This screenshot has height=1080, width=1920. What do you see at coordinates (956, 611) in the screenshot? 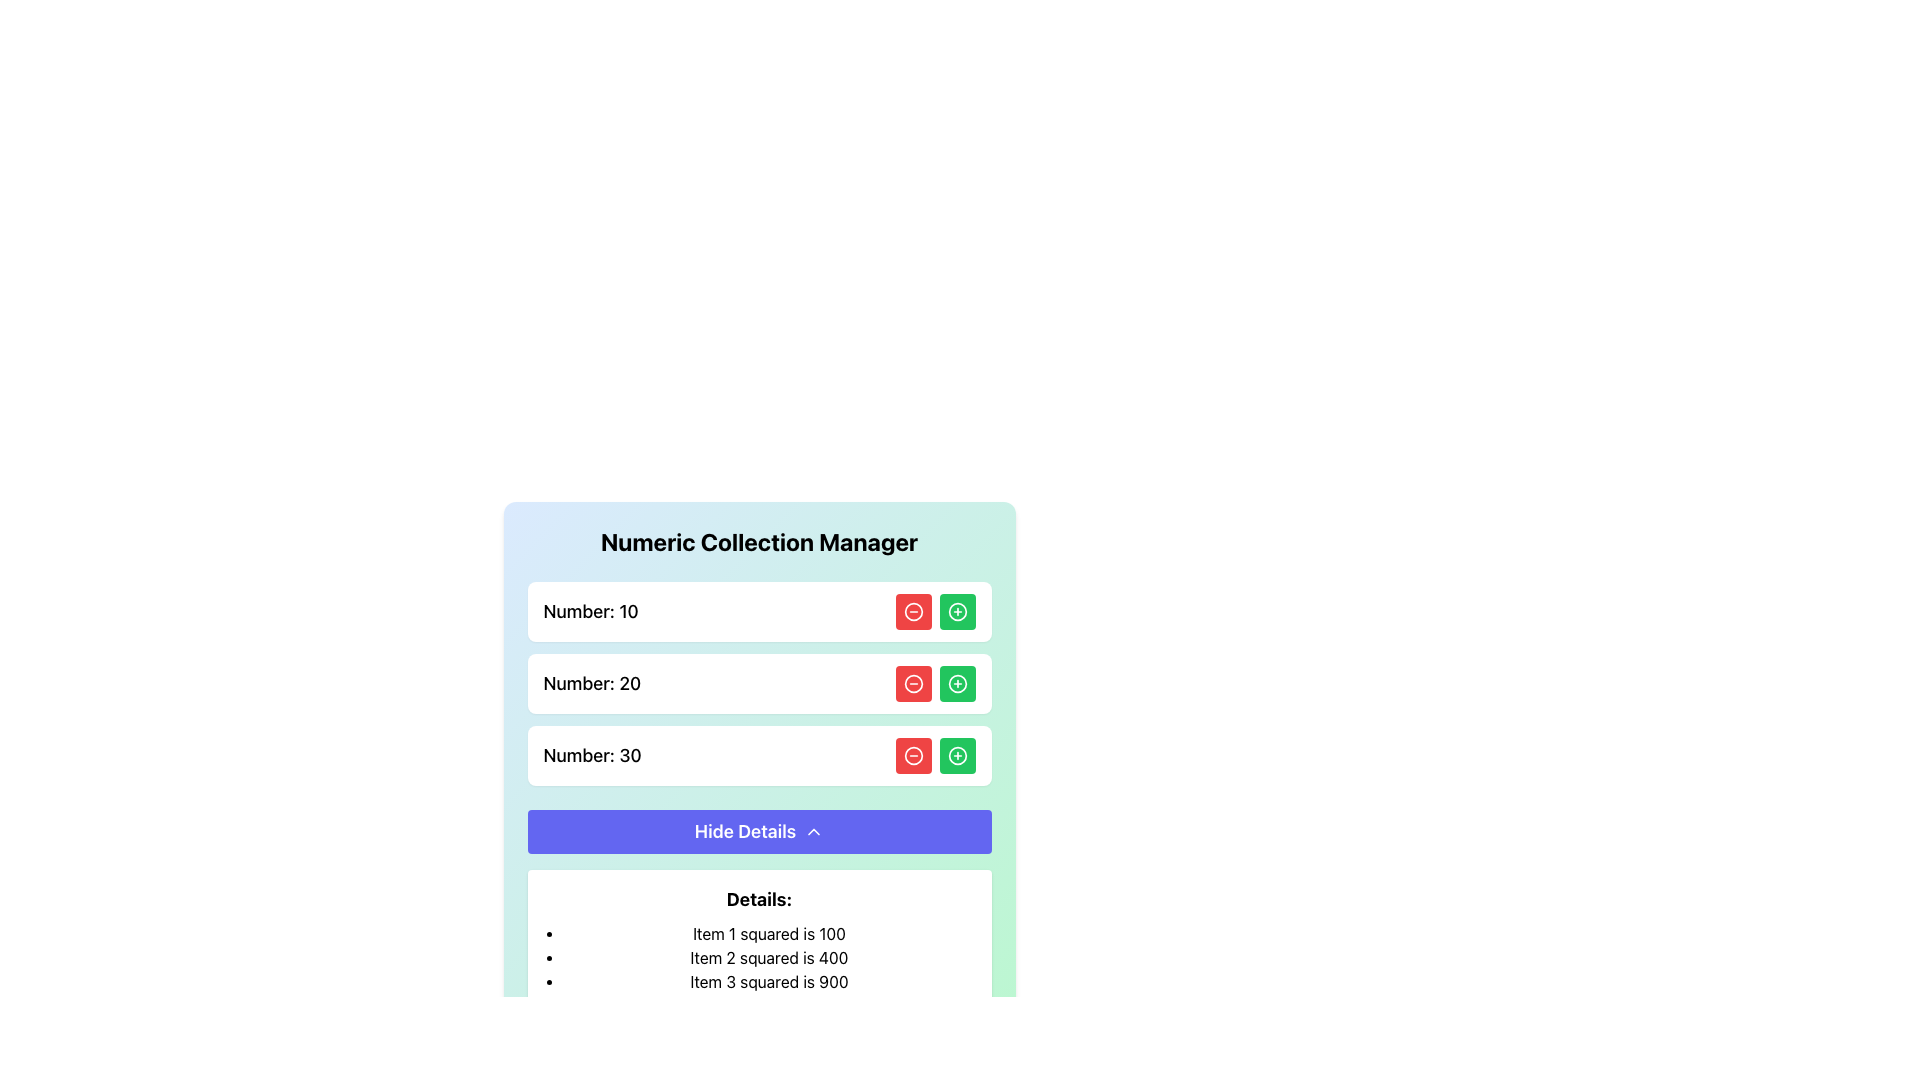
I see `the green circular button with a '+' symbol inside, located directly to the right of the 'Number: 30' text input, to engage its function` at bounding box center [956, 611].